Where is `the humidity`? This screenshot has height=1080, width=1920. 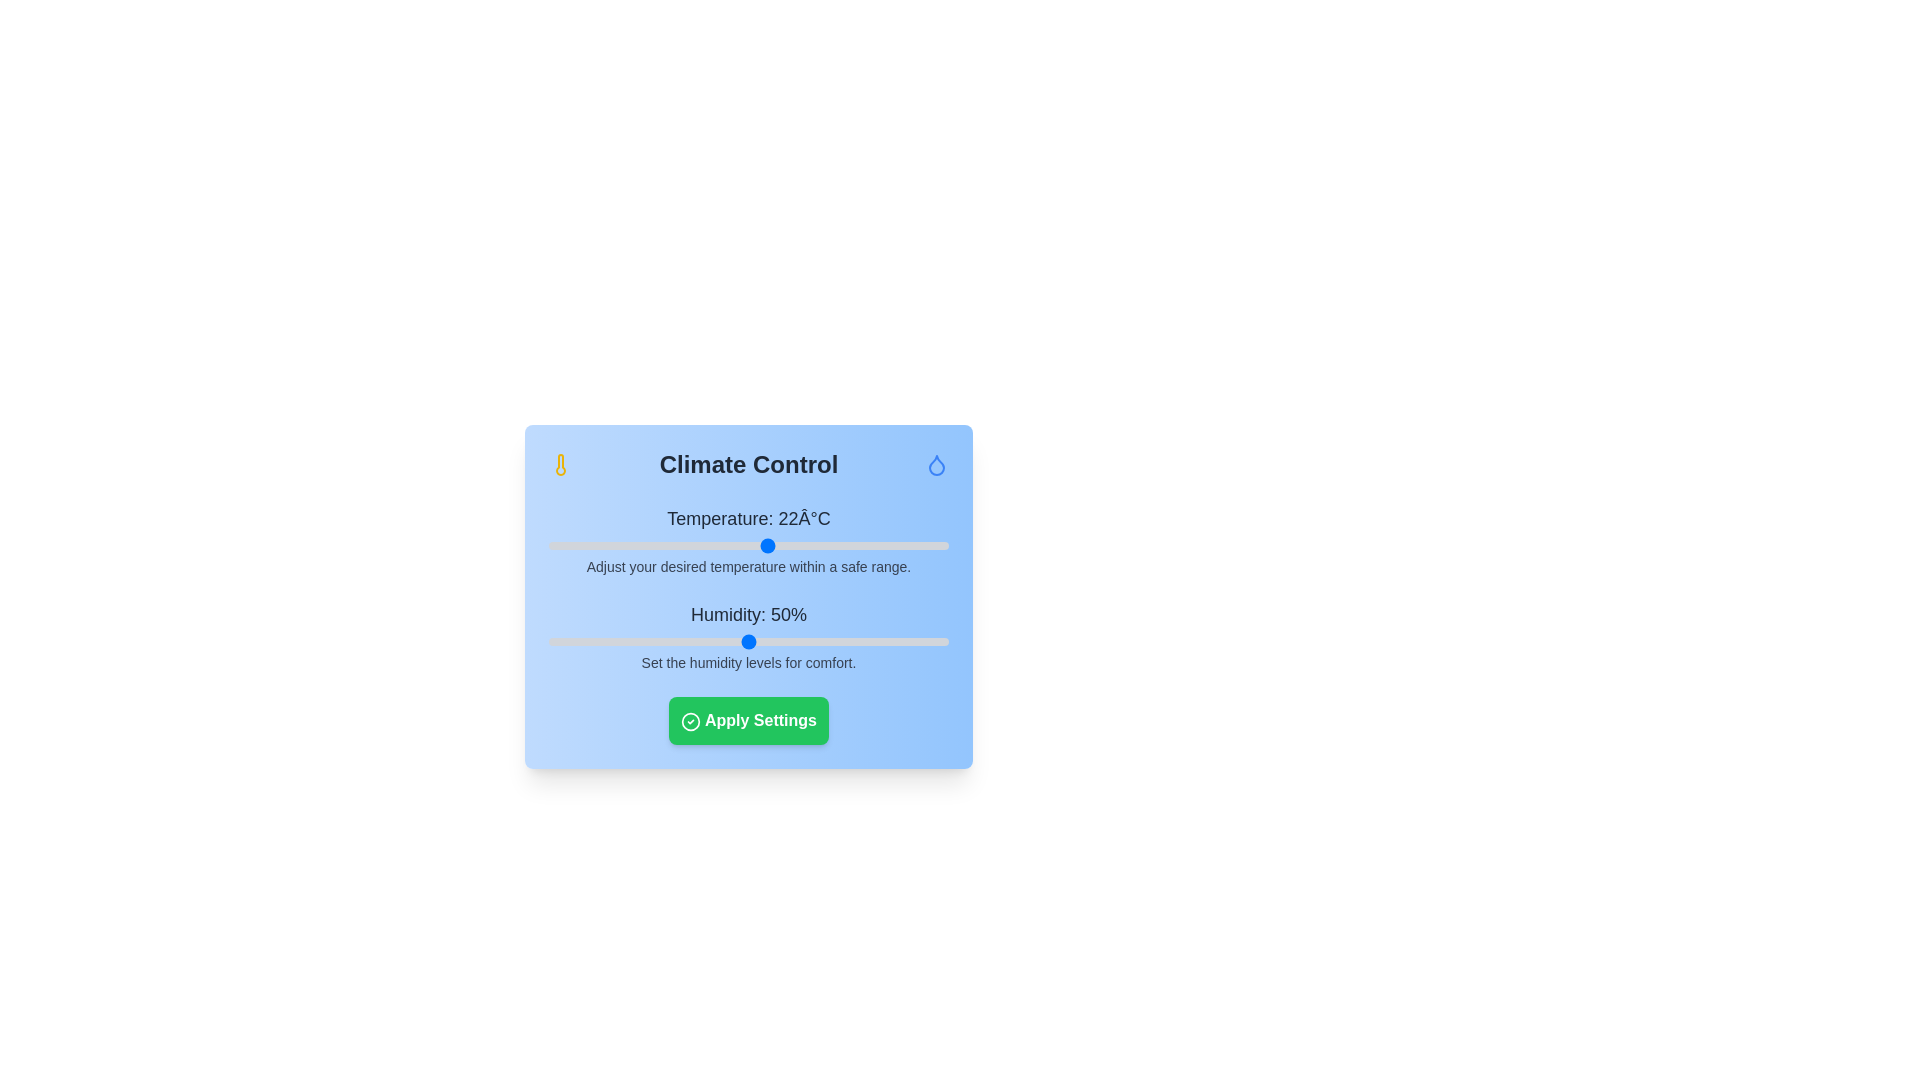 the humidity is located at coordinates (705, 641).